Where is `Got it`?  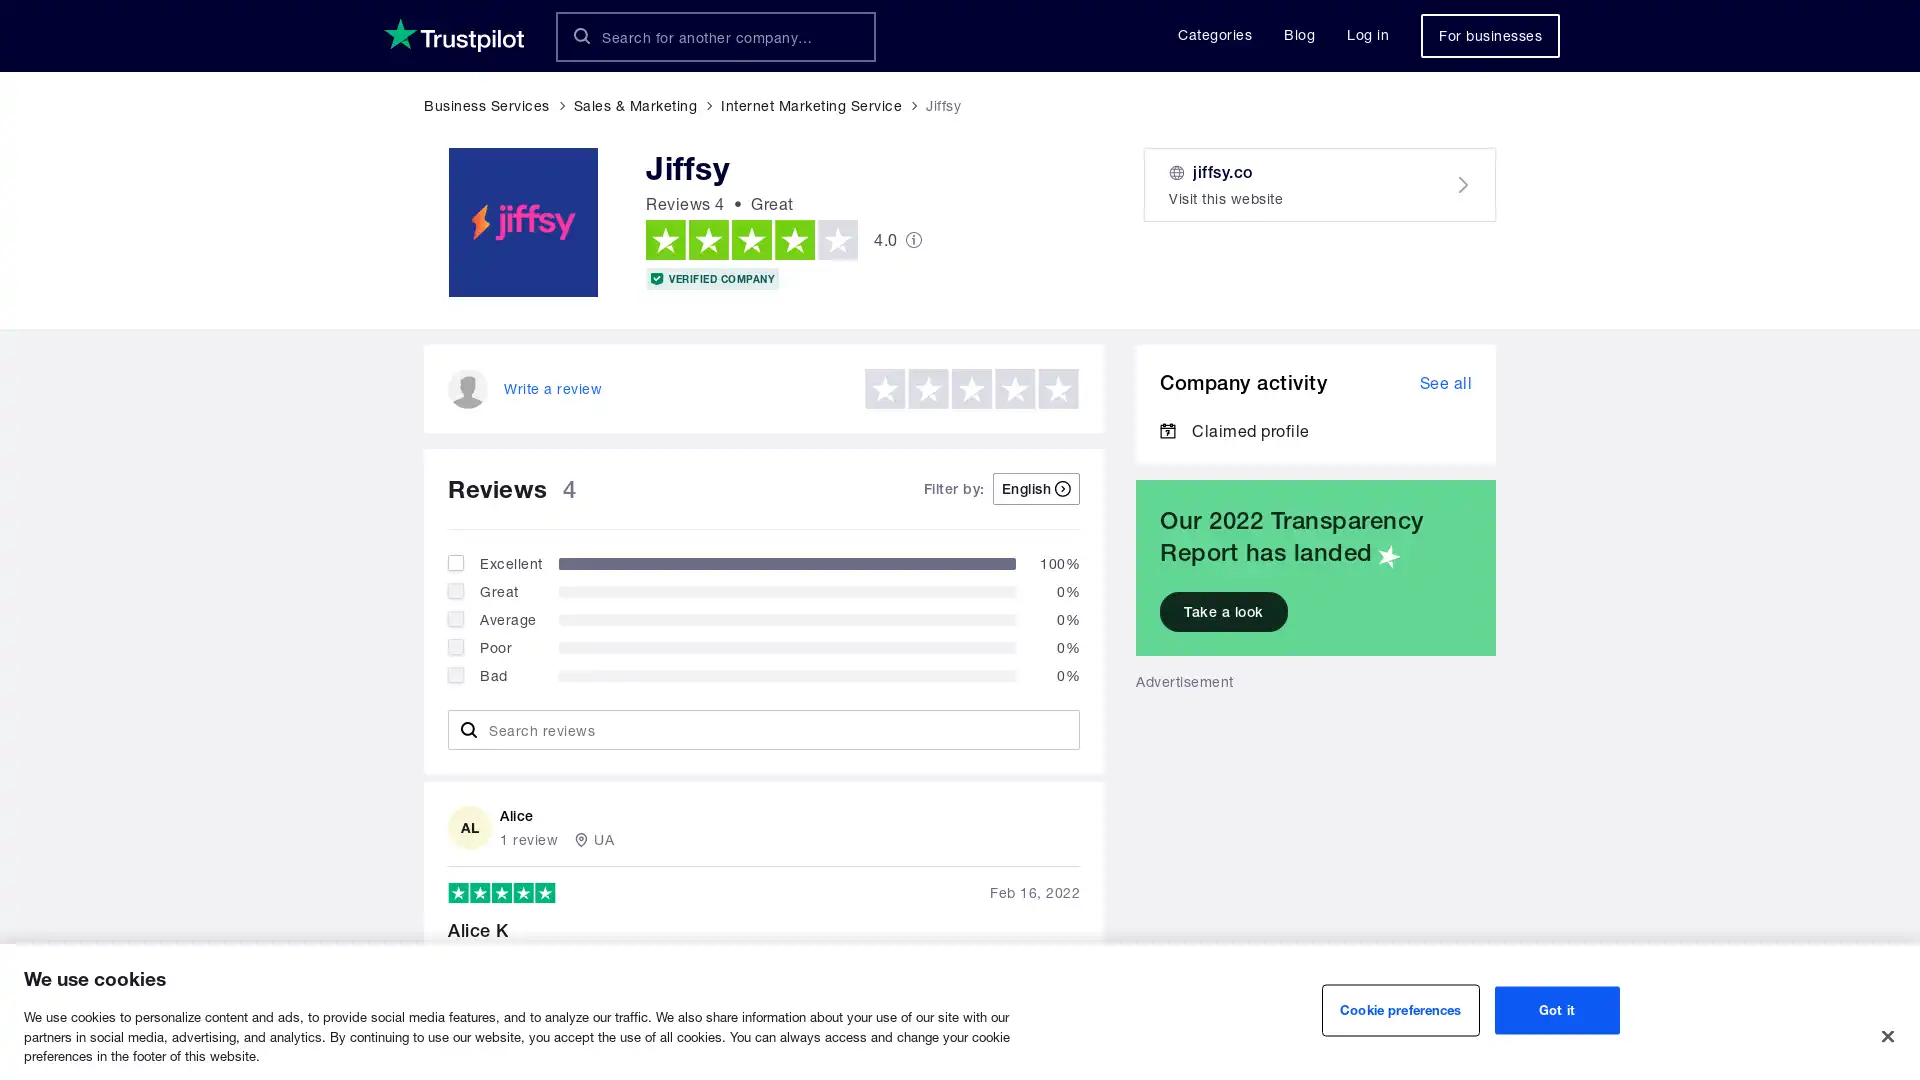
Got it is located at coordinates (1555, 1010).